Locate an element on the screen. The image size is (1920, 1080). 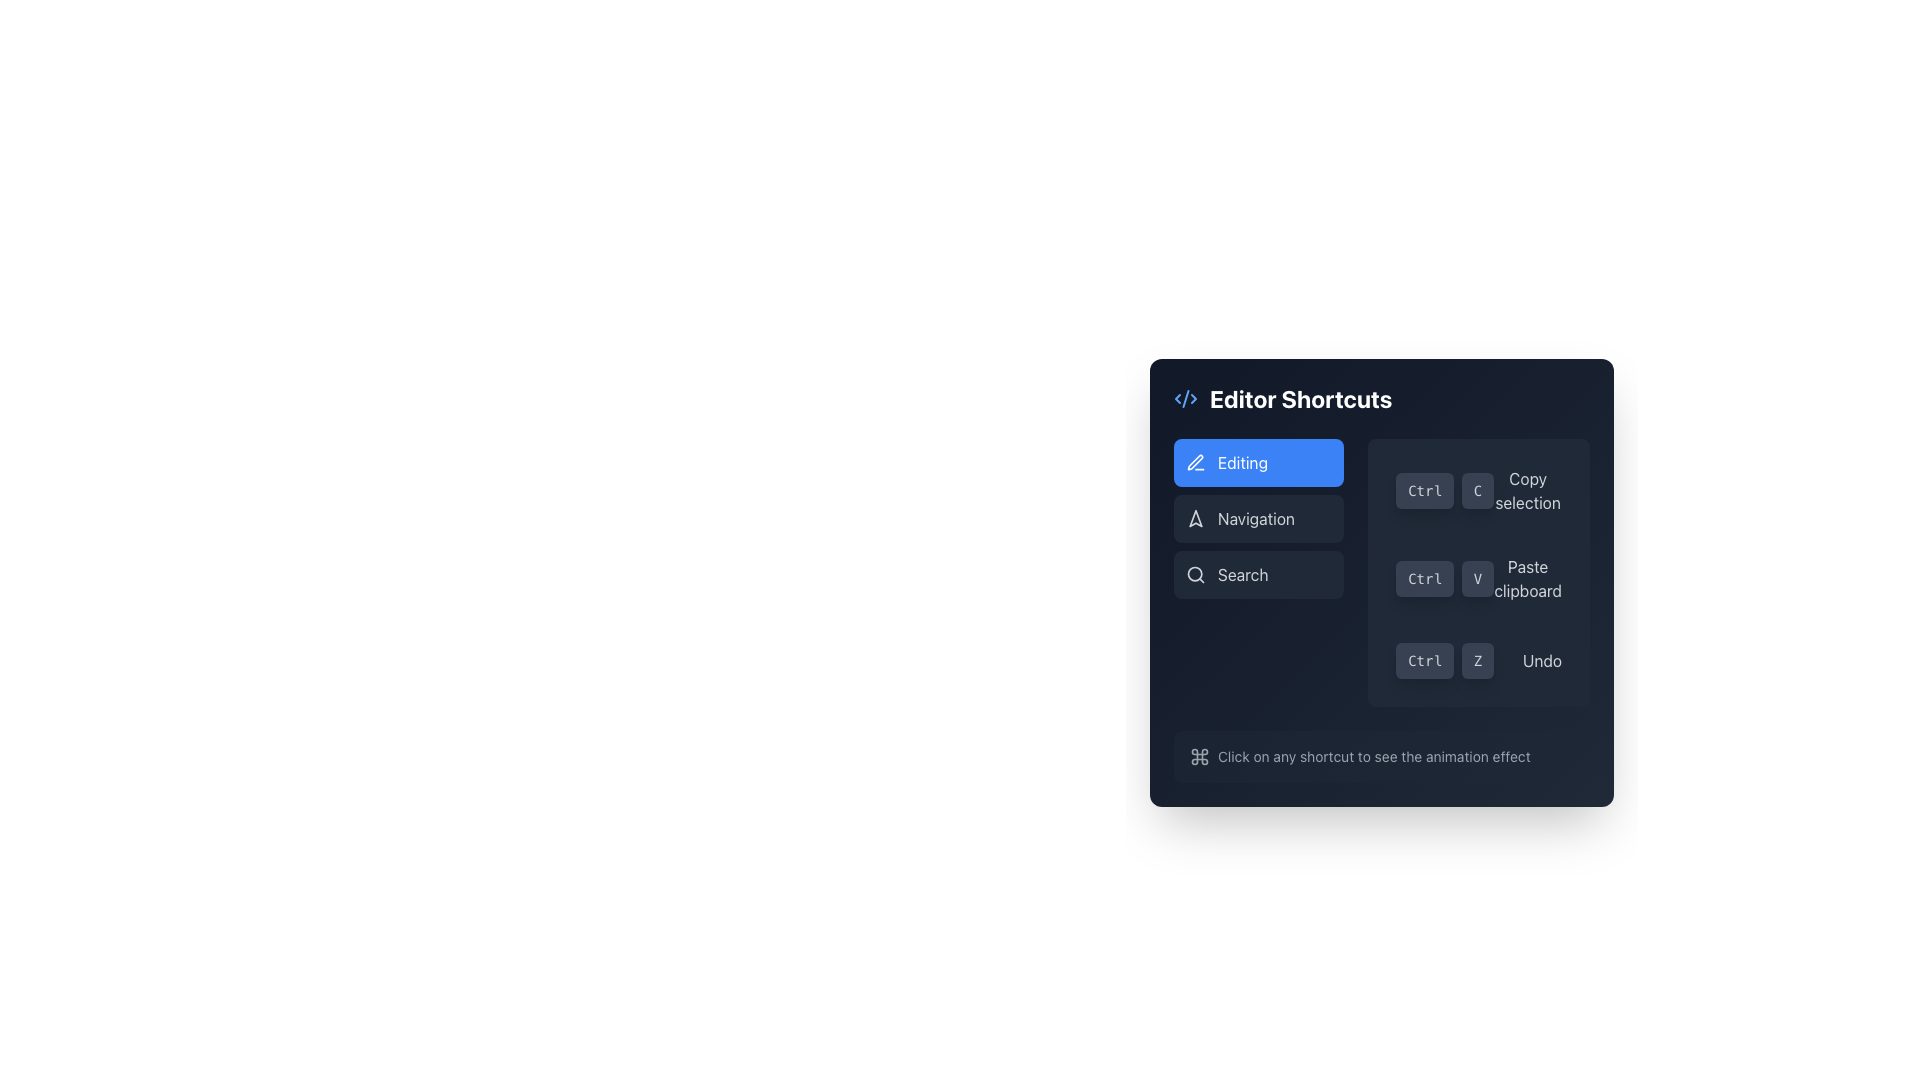
the 'Undo' shortcut button for 'Ctrl + Z' located under 'Editor Shortcuts' is located at coordinates (1478, 660).